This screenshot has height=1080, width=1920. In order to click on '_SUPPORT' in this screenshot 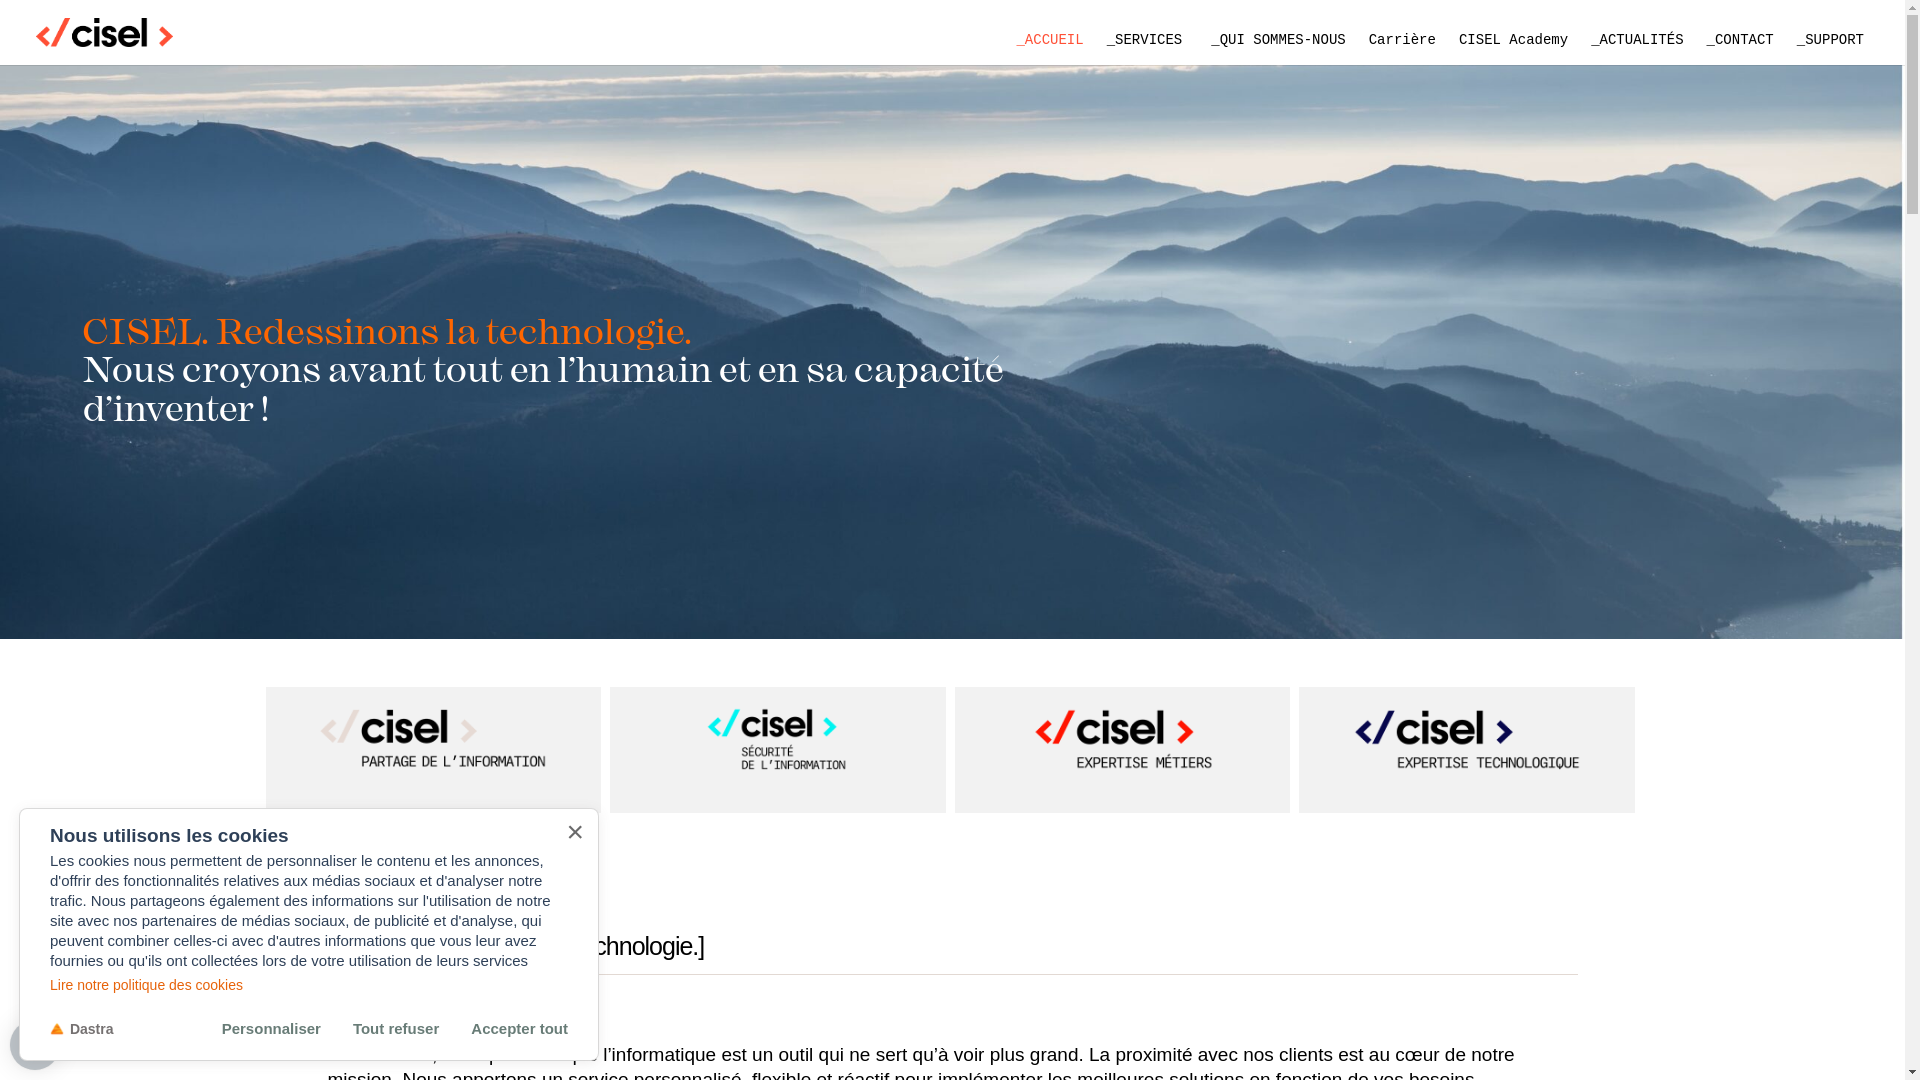, I will do `click(1785, 39)`.